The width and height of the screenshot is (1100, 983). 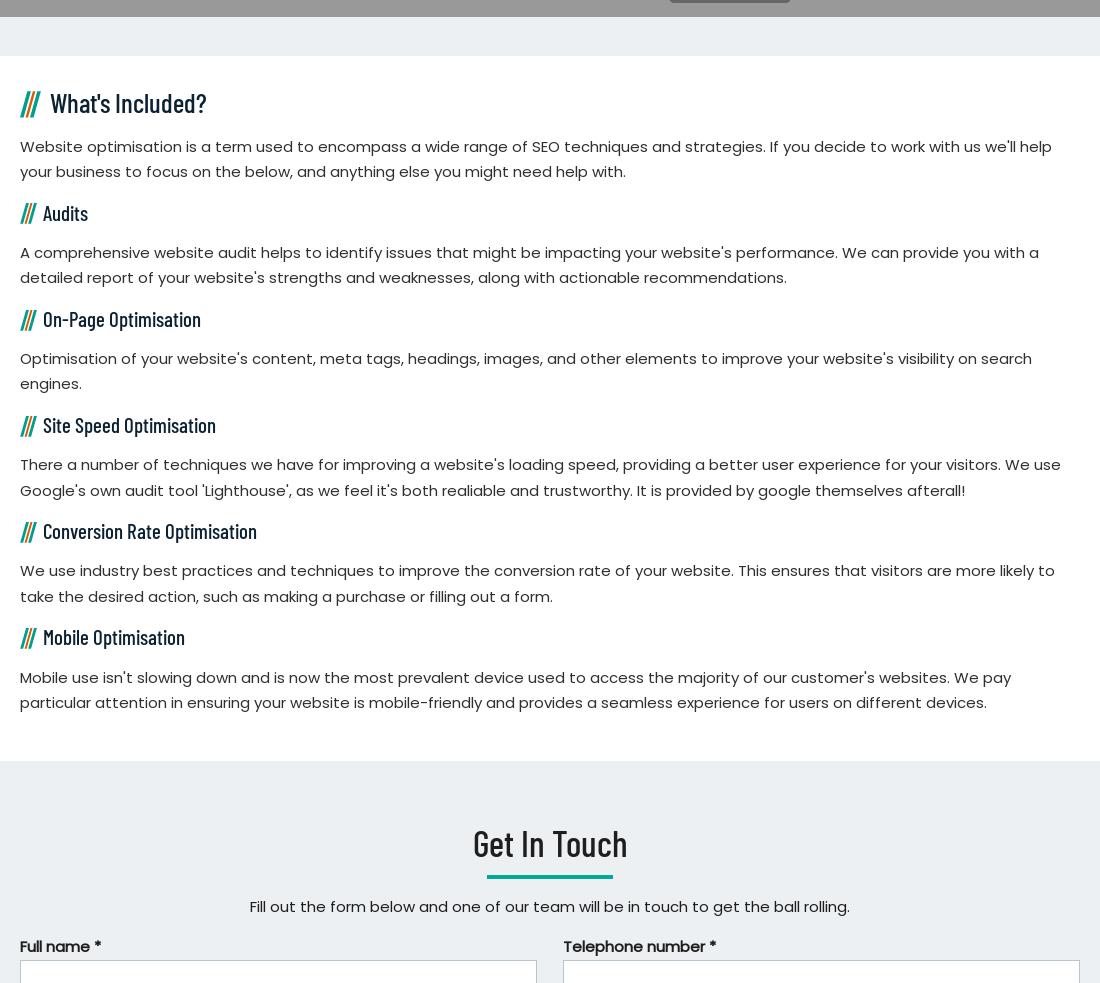 I want to click on 'We use industry best practices and techniques to improve the conversion rate of your website. This ensures that visitors are more likely to take the desired action, such as making a purchase or filling out a form.', so click(x=19, y=583).